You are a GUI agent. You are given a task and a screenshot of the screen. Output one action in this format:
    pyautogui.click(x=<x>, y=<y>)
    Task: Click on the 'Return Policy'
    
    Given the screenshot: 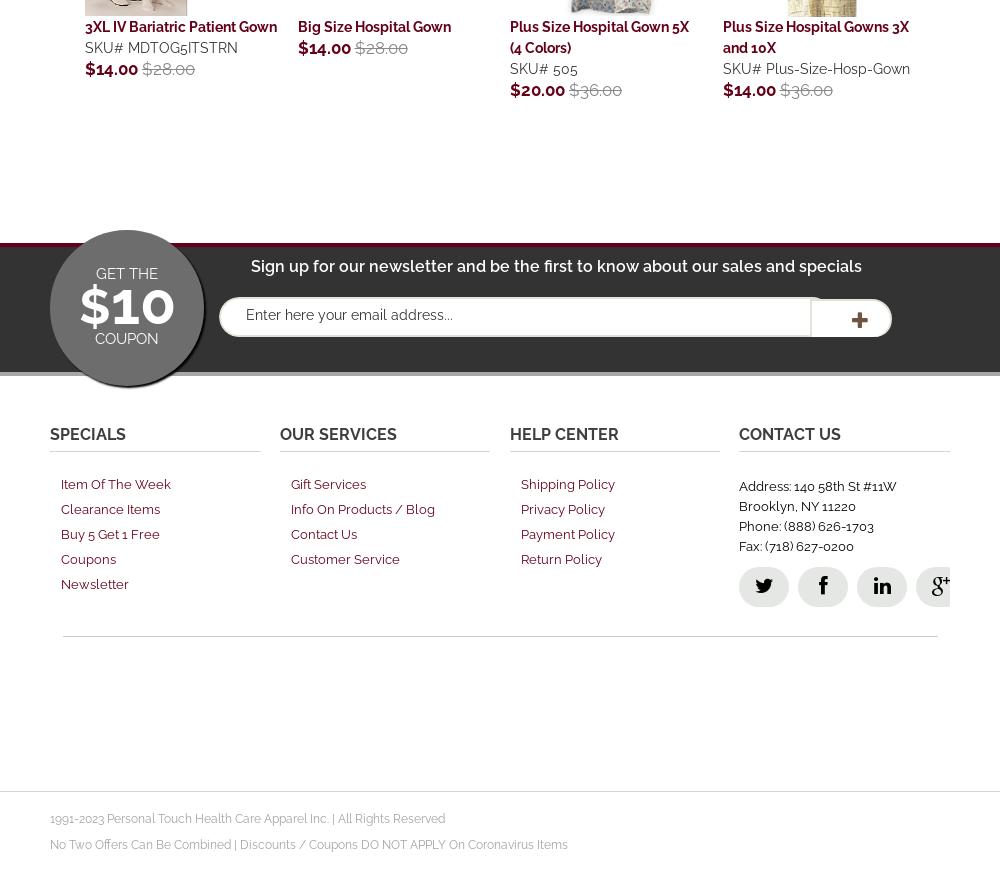 What is the action you would take?
    pyautogui.click(x=560, y=558)
    